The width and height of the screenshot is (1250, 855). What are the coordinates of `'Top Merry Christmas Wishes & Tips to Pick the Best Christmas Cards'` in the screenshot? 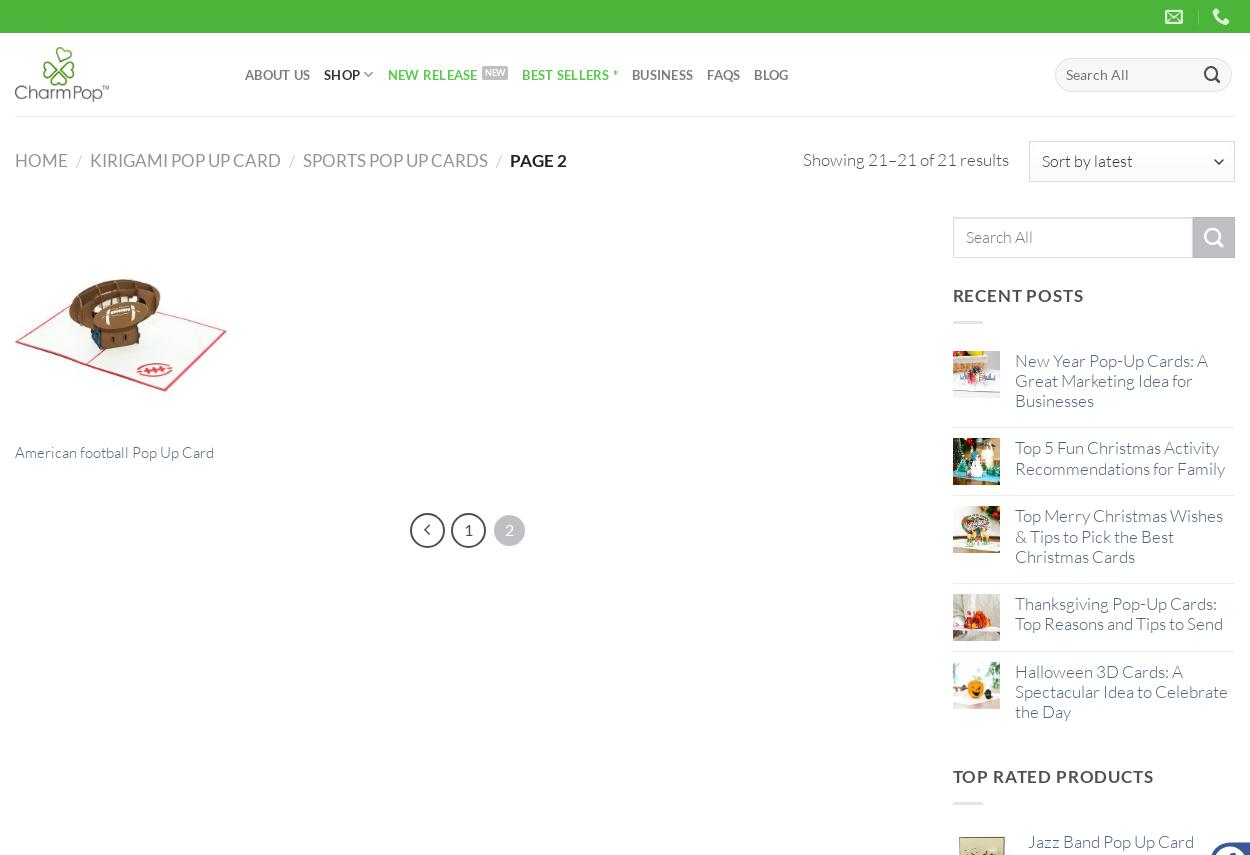 It's located at (1117, 535).